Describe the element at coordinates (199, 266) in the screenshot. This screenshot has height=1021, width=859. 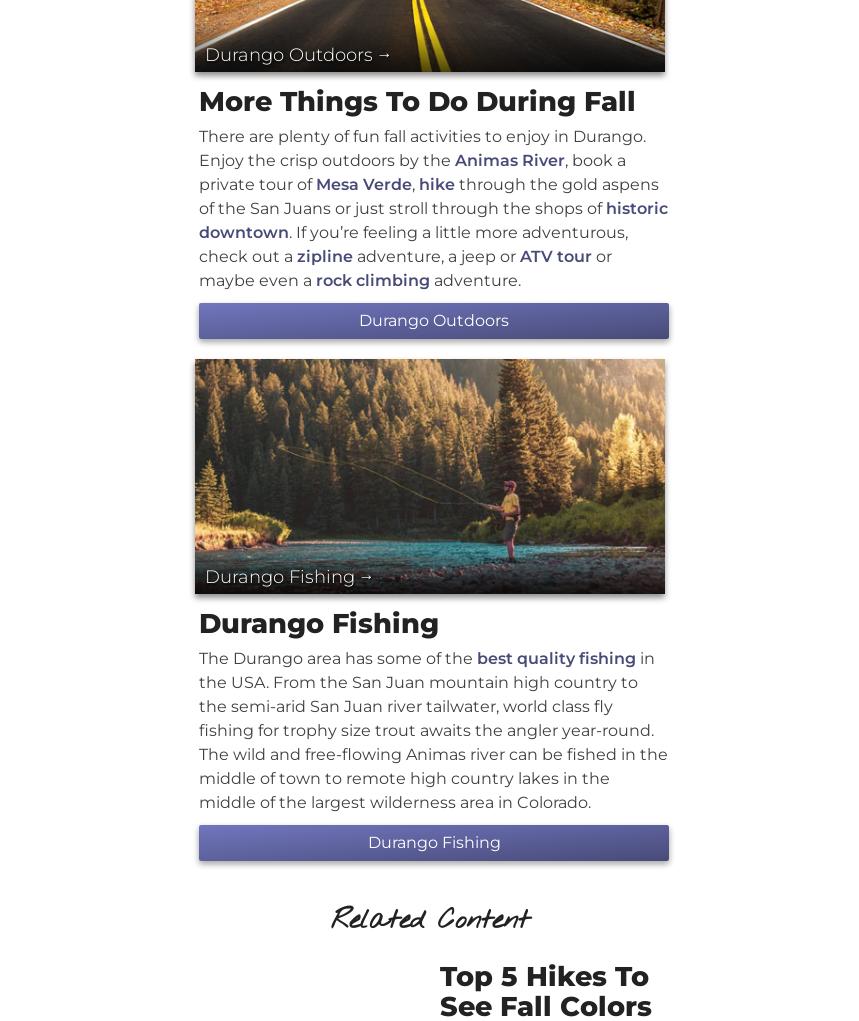
I see `'or maybe even a'` at that location.